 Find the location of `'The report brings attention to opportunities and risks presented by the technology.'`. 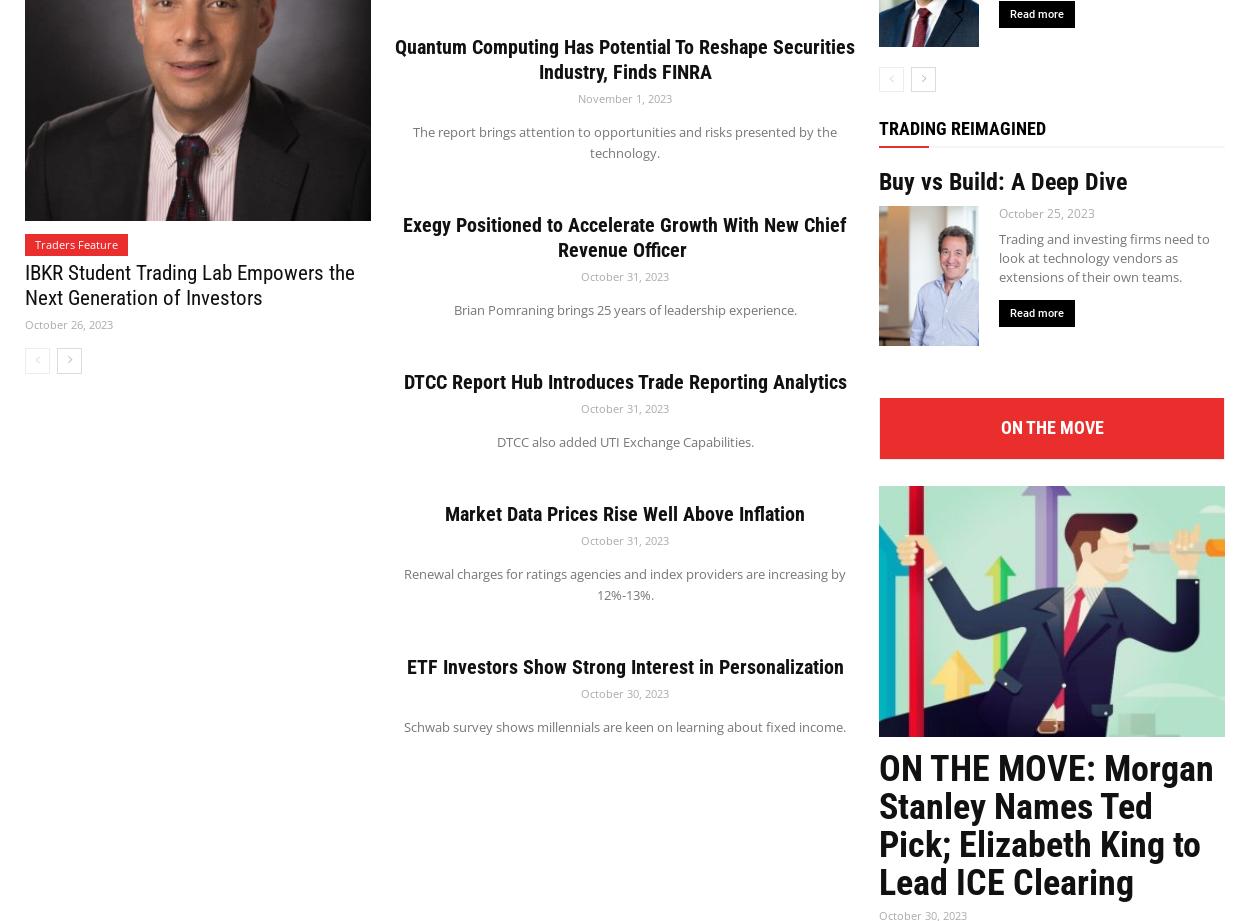

'The report brings attention to opportunities and risks presented by the technology.' is located at coordinates (625, 141).